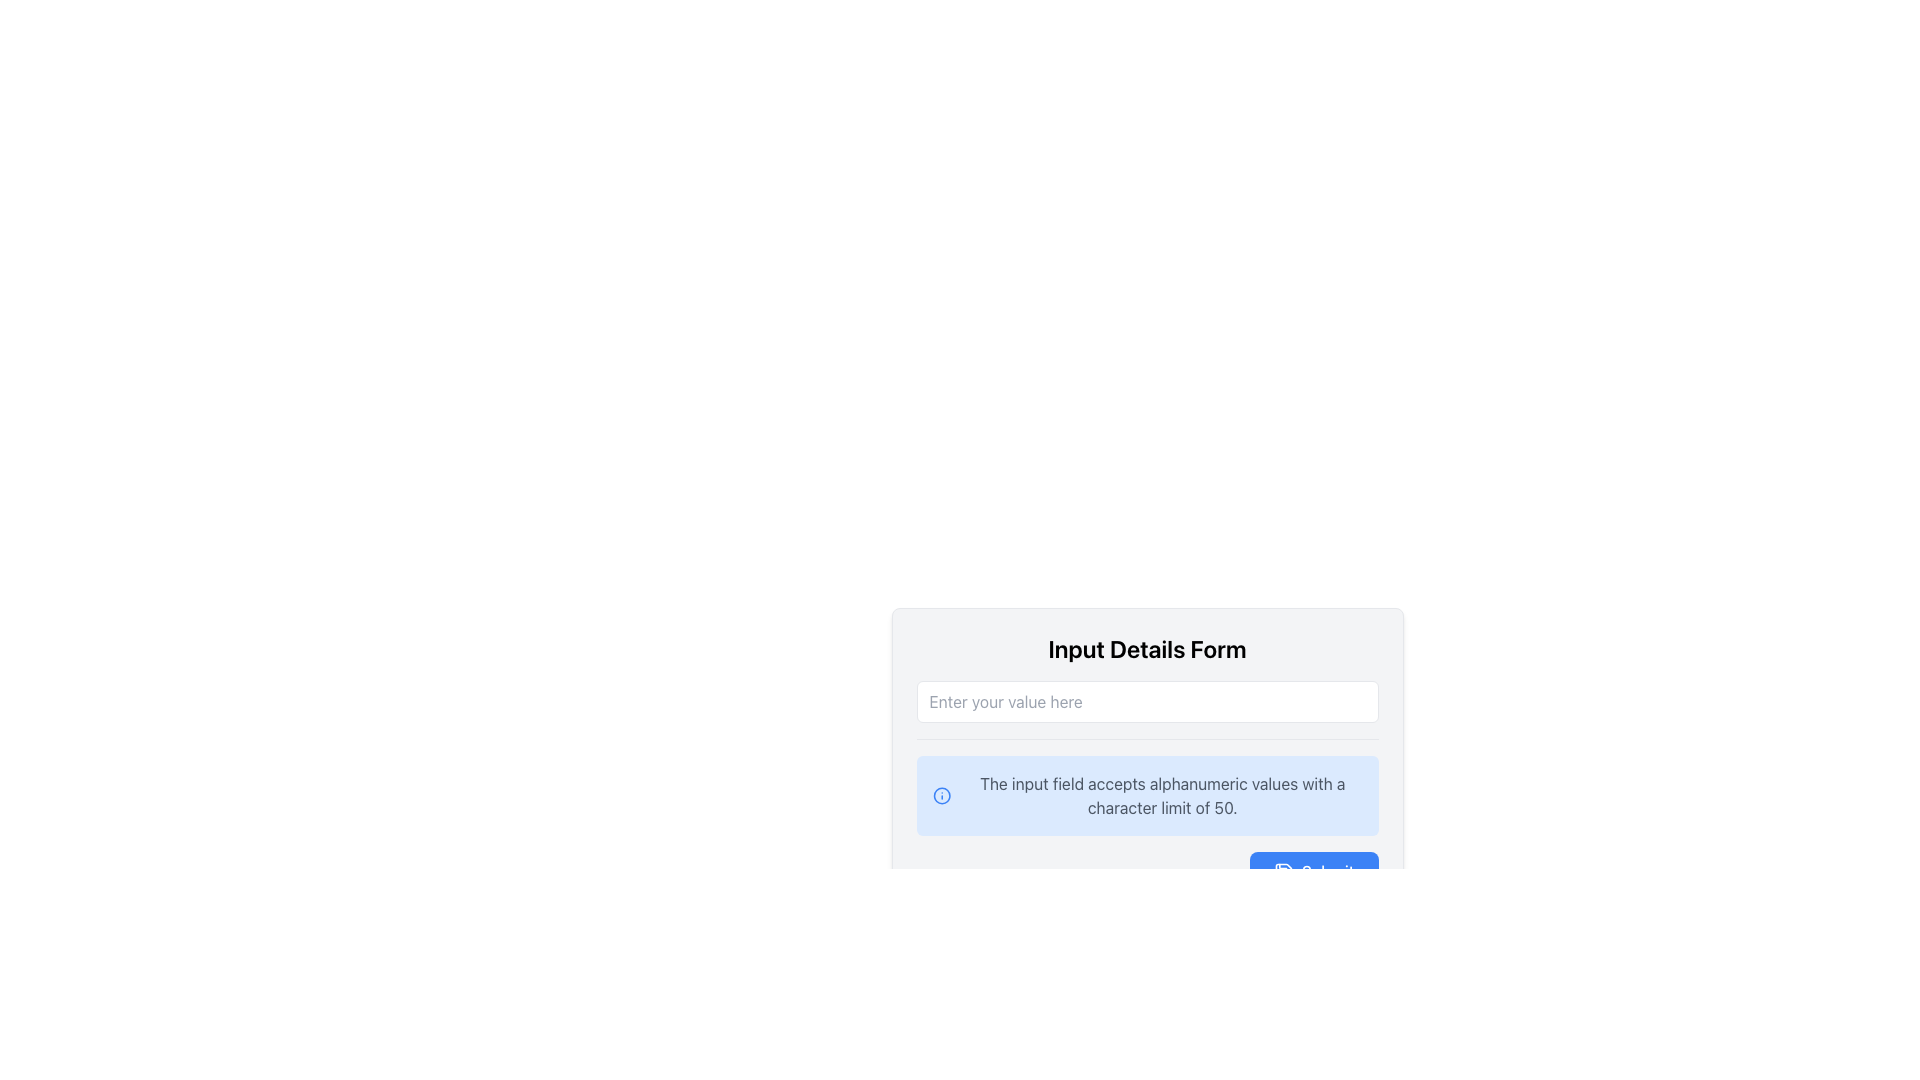 The height and width of the screenshot is (1080, 1920). What do you see at coordinates (1147, 762) in the screenshot?
I see `information provided in the light blue Informational Box located between the input field and the 'Submit' button` at bounding box center [1147, 762].